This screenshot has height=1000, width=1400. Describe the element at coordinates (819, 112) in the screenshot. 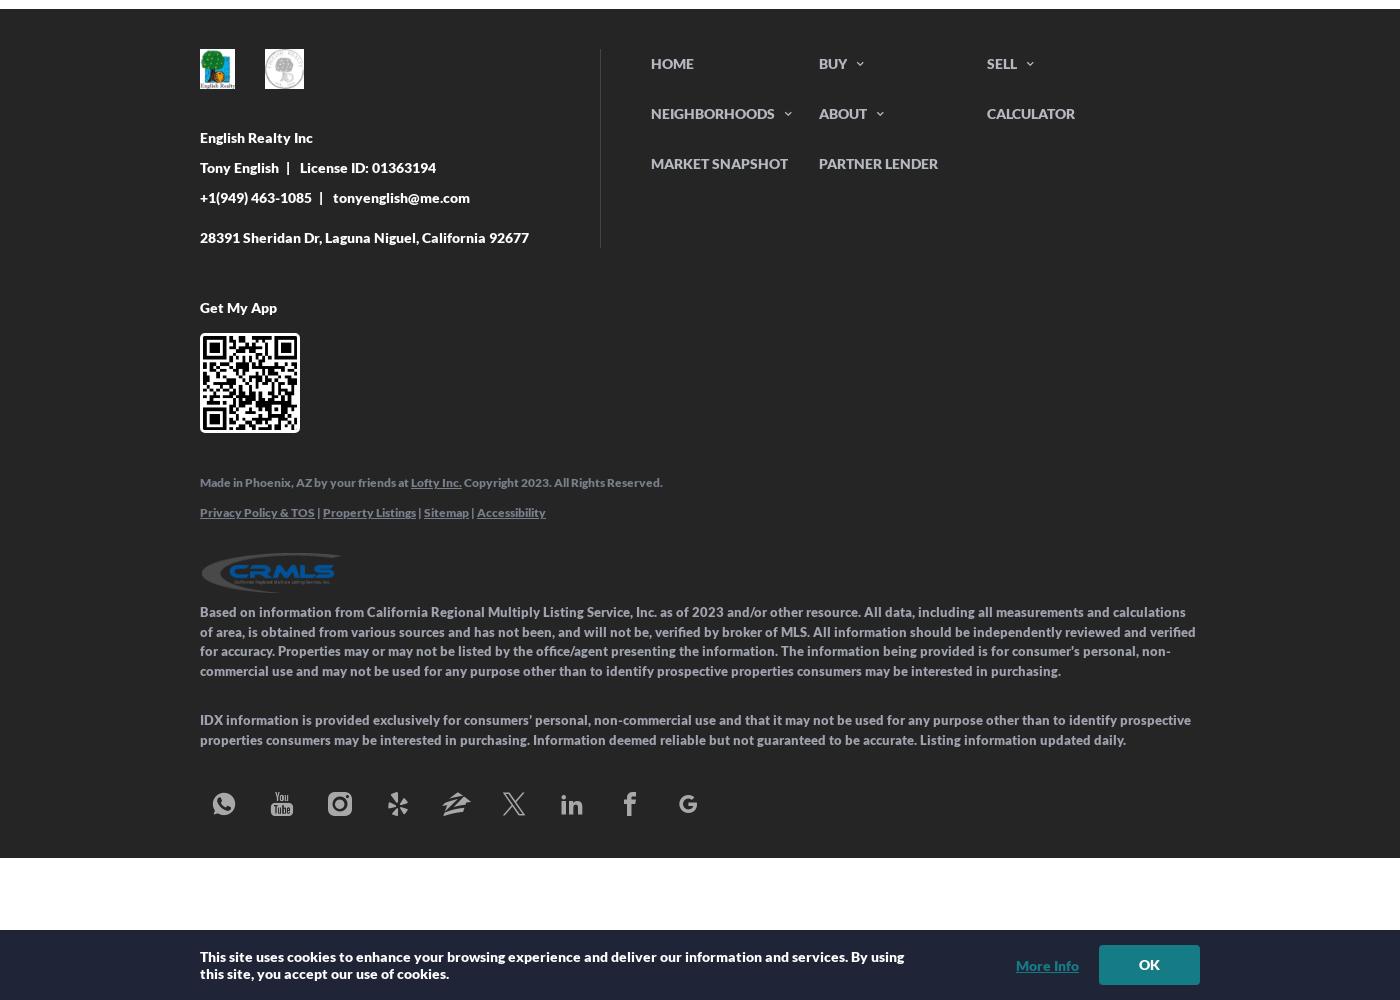

I see `'About'` at that location.